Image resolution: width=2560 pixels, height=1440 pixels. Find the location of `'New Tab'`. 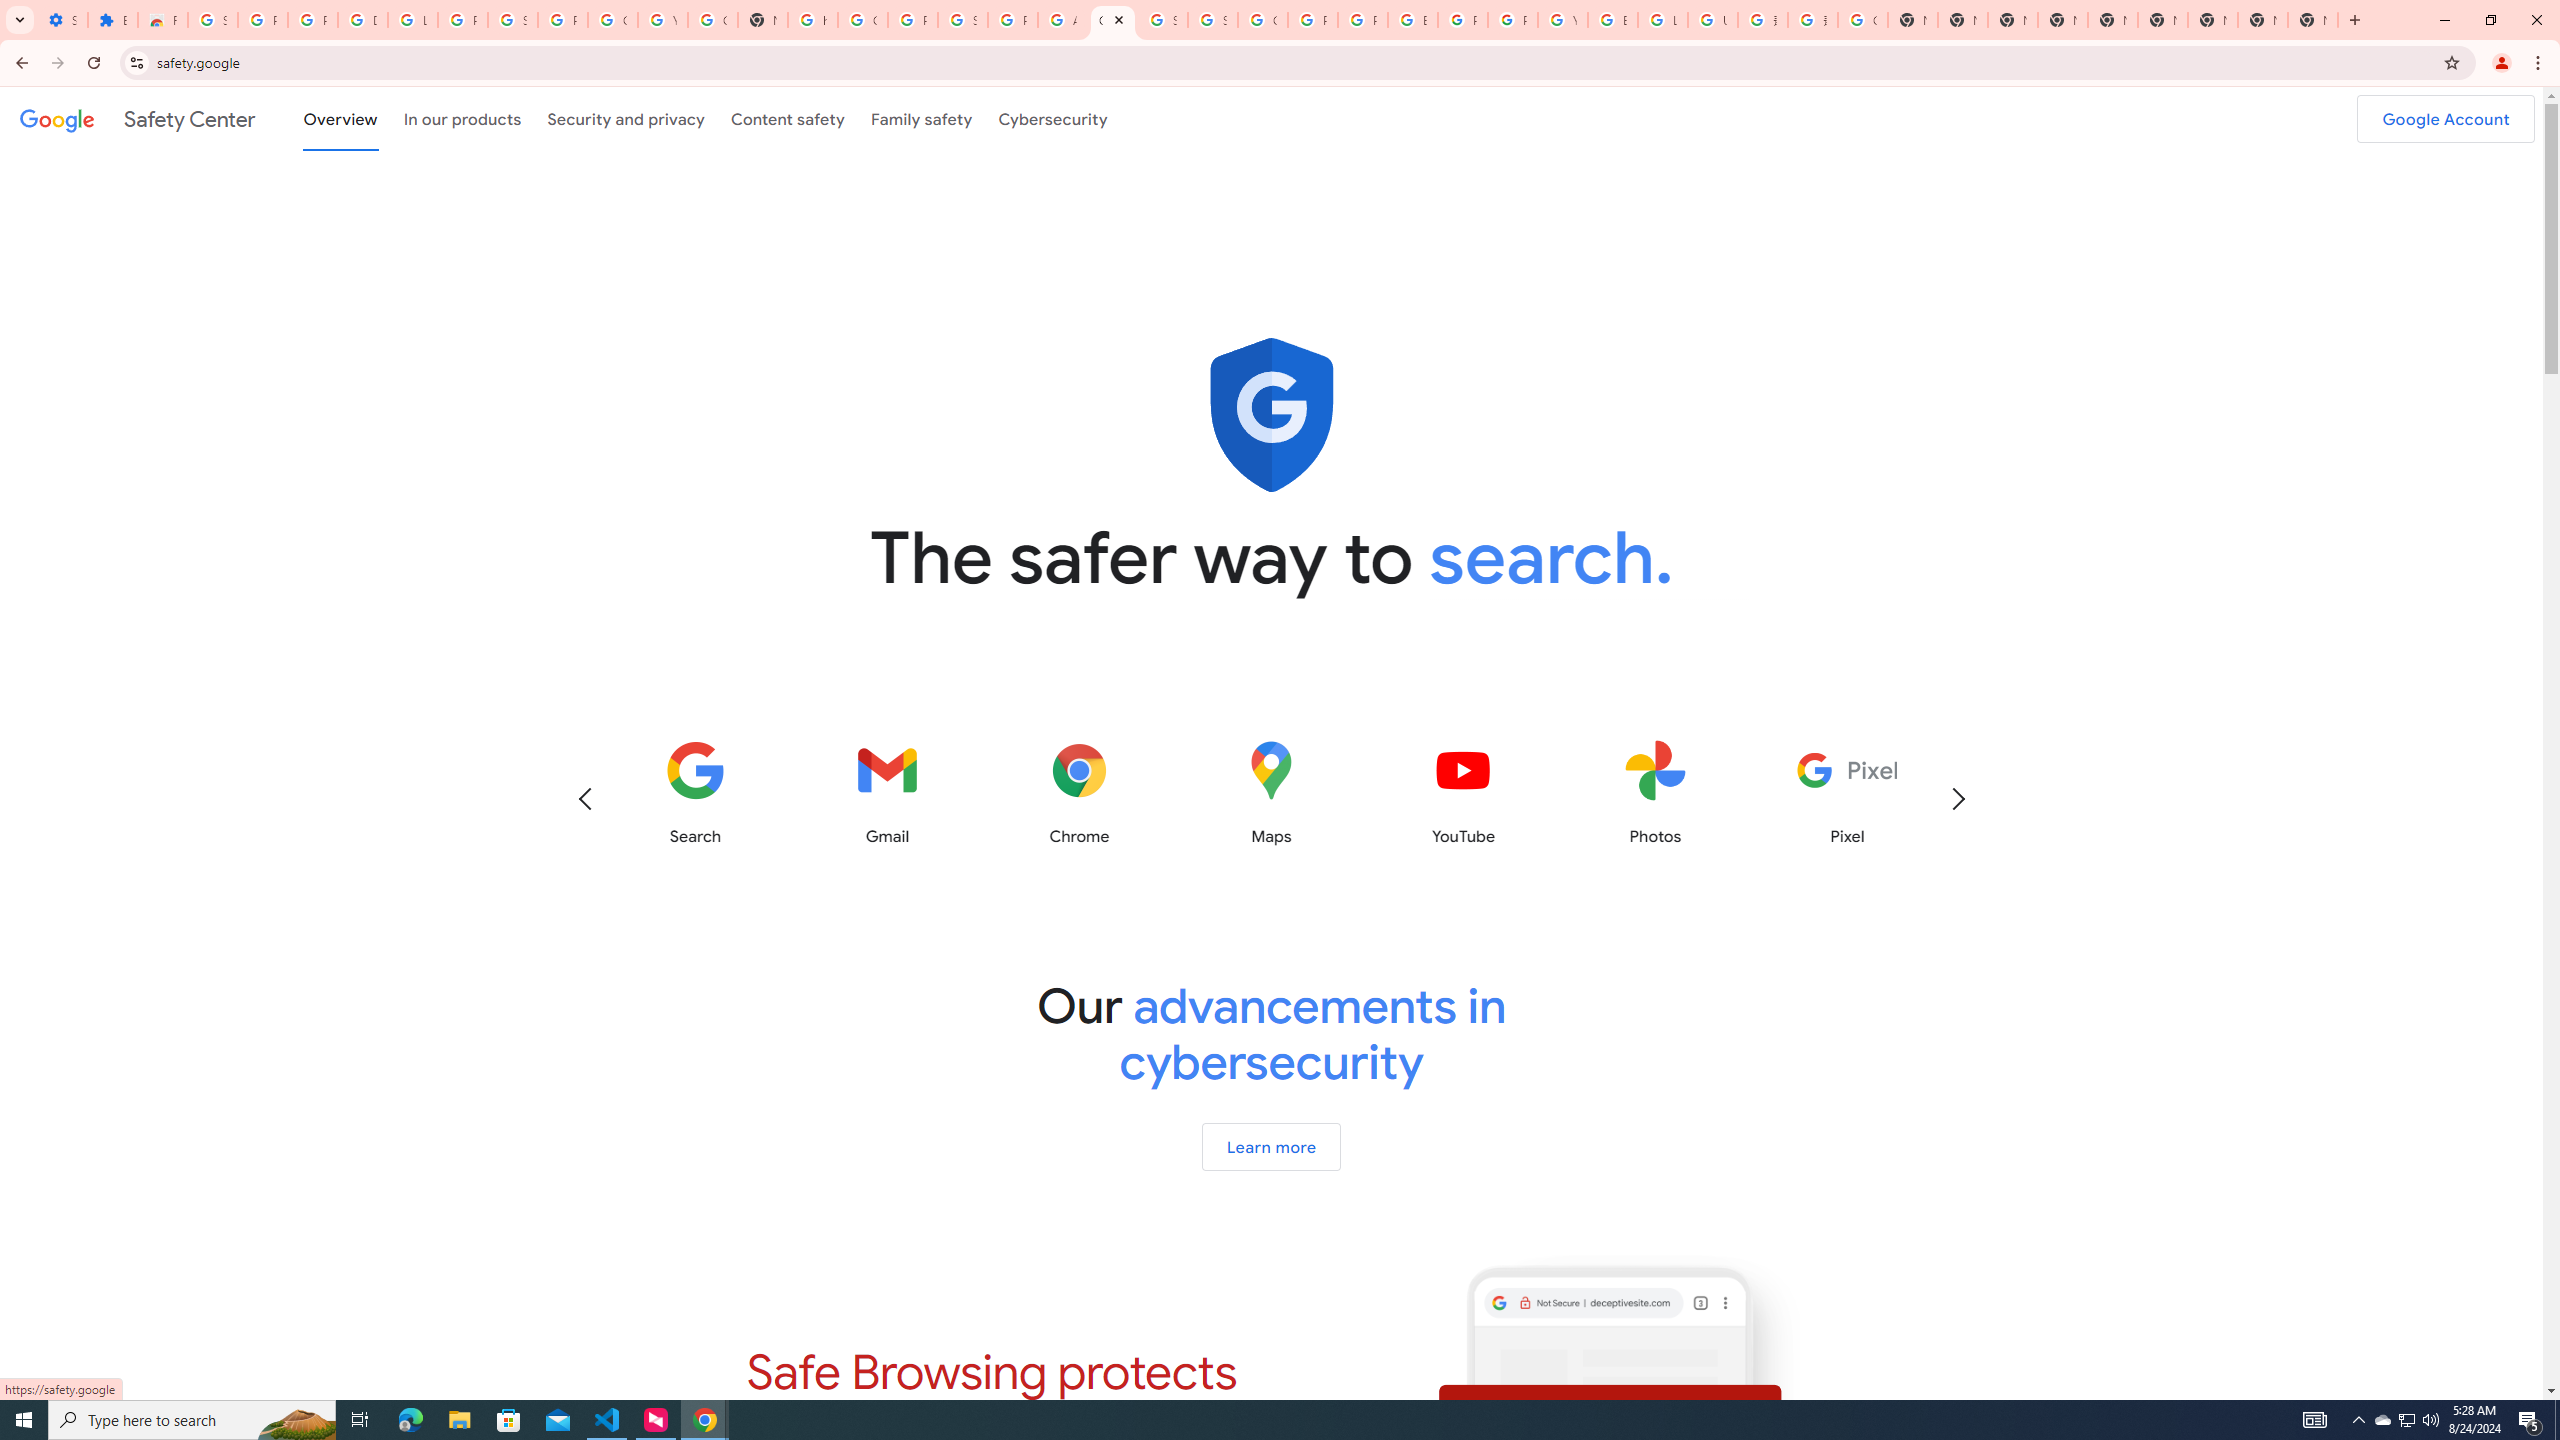

'New Tab' is located at coordinates (2311, 19).